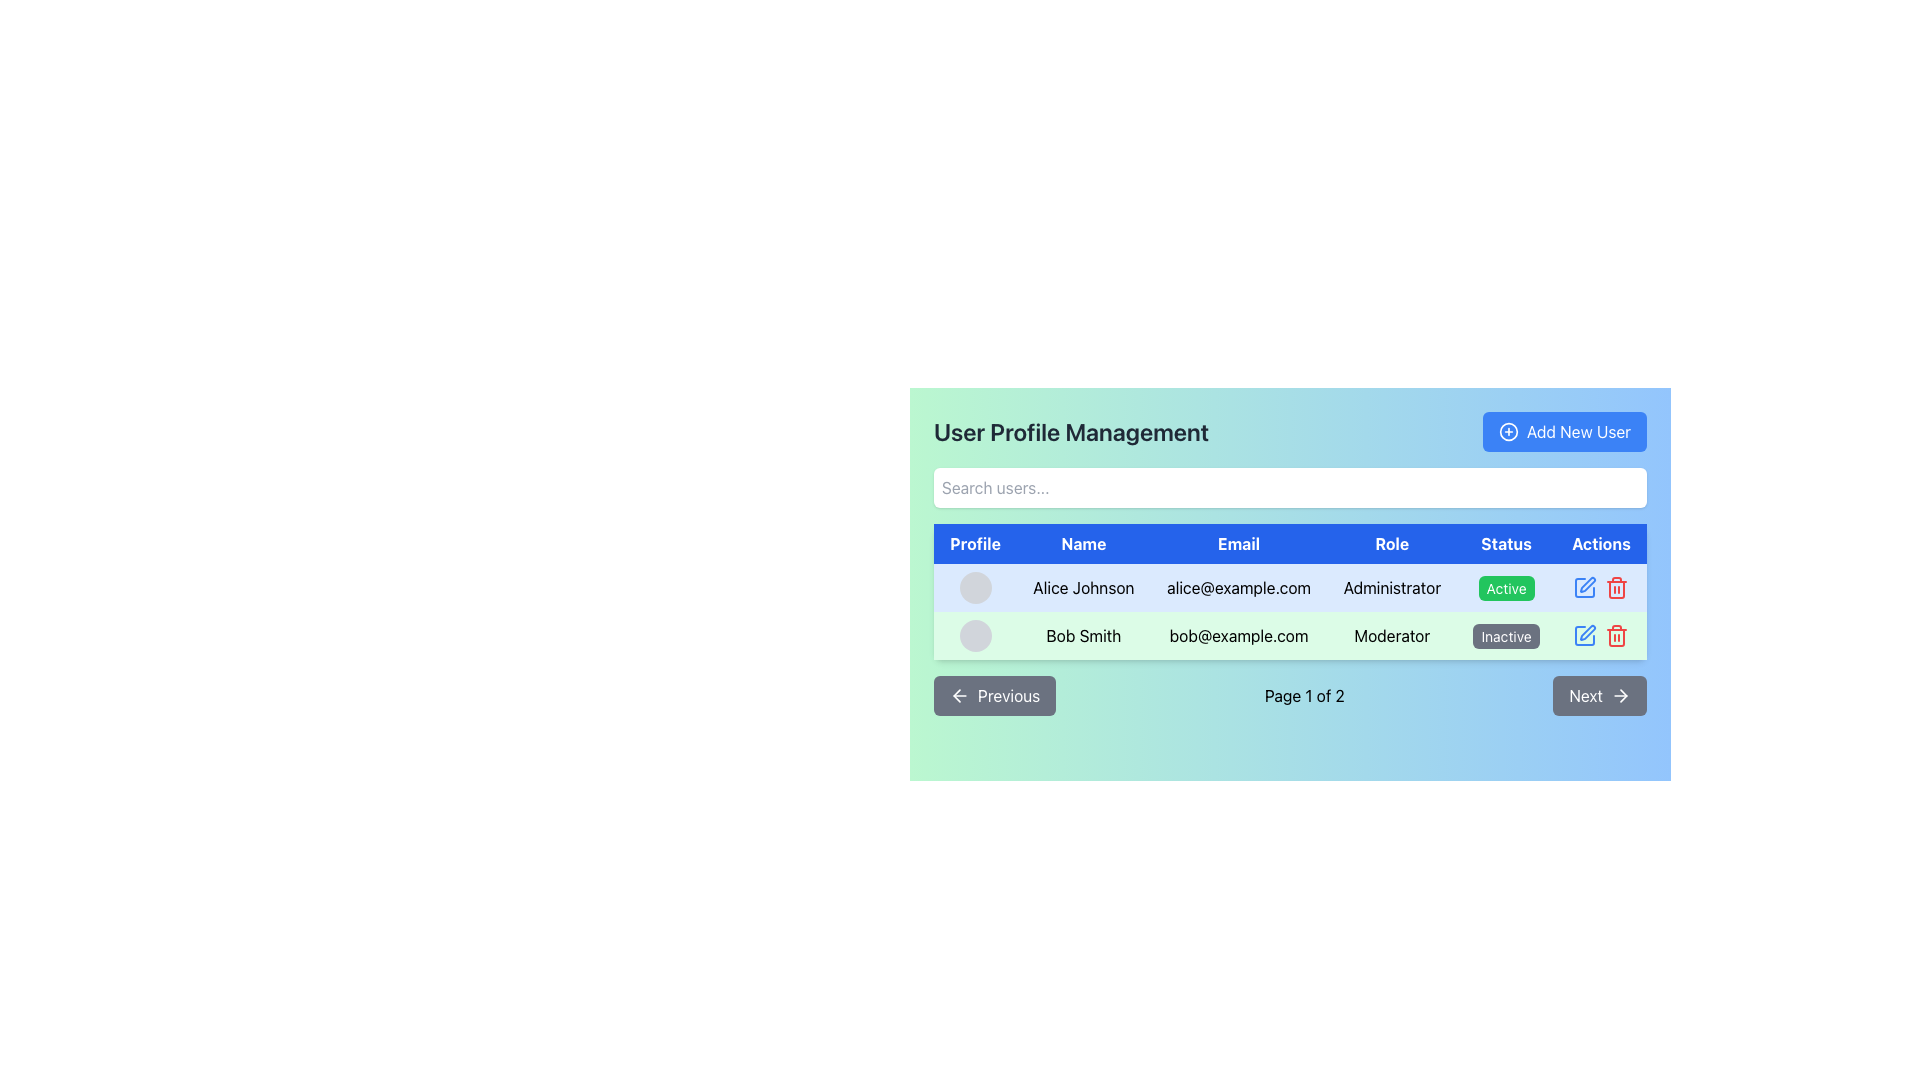  What do you see at coordinates (1391, 586) in the screenshot?
I see `the 'Administrator' text label in the fourth column of the first row in the data table, which is situated between the email entry 'alice@example.com' and the 'Status' column` at bounding box center [1391, 586].